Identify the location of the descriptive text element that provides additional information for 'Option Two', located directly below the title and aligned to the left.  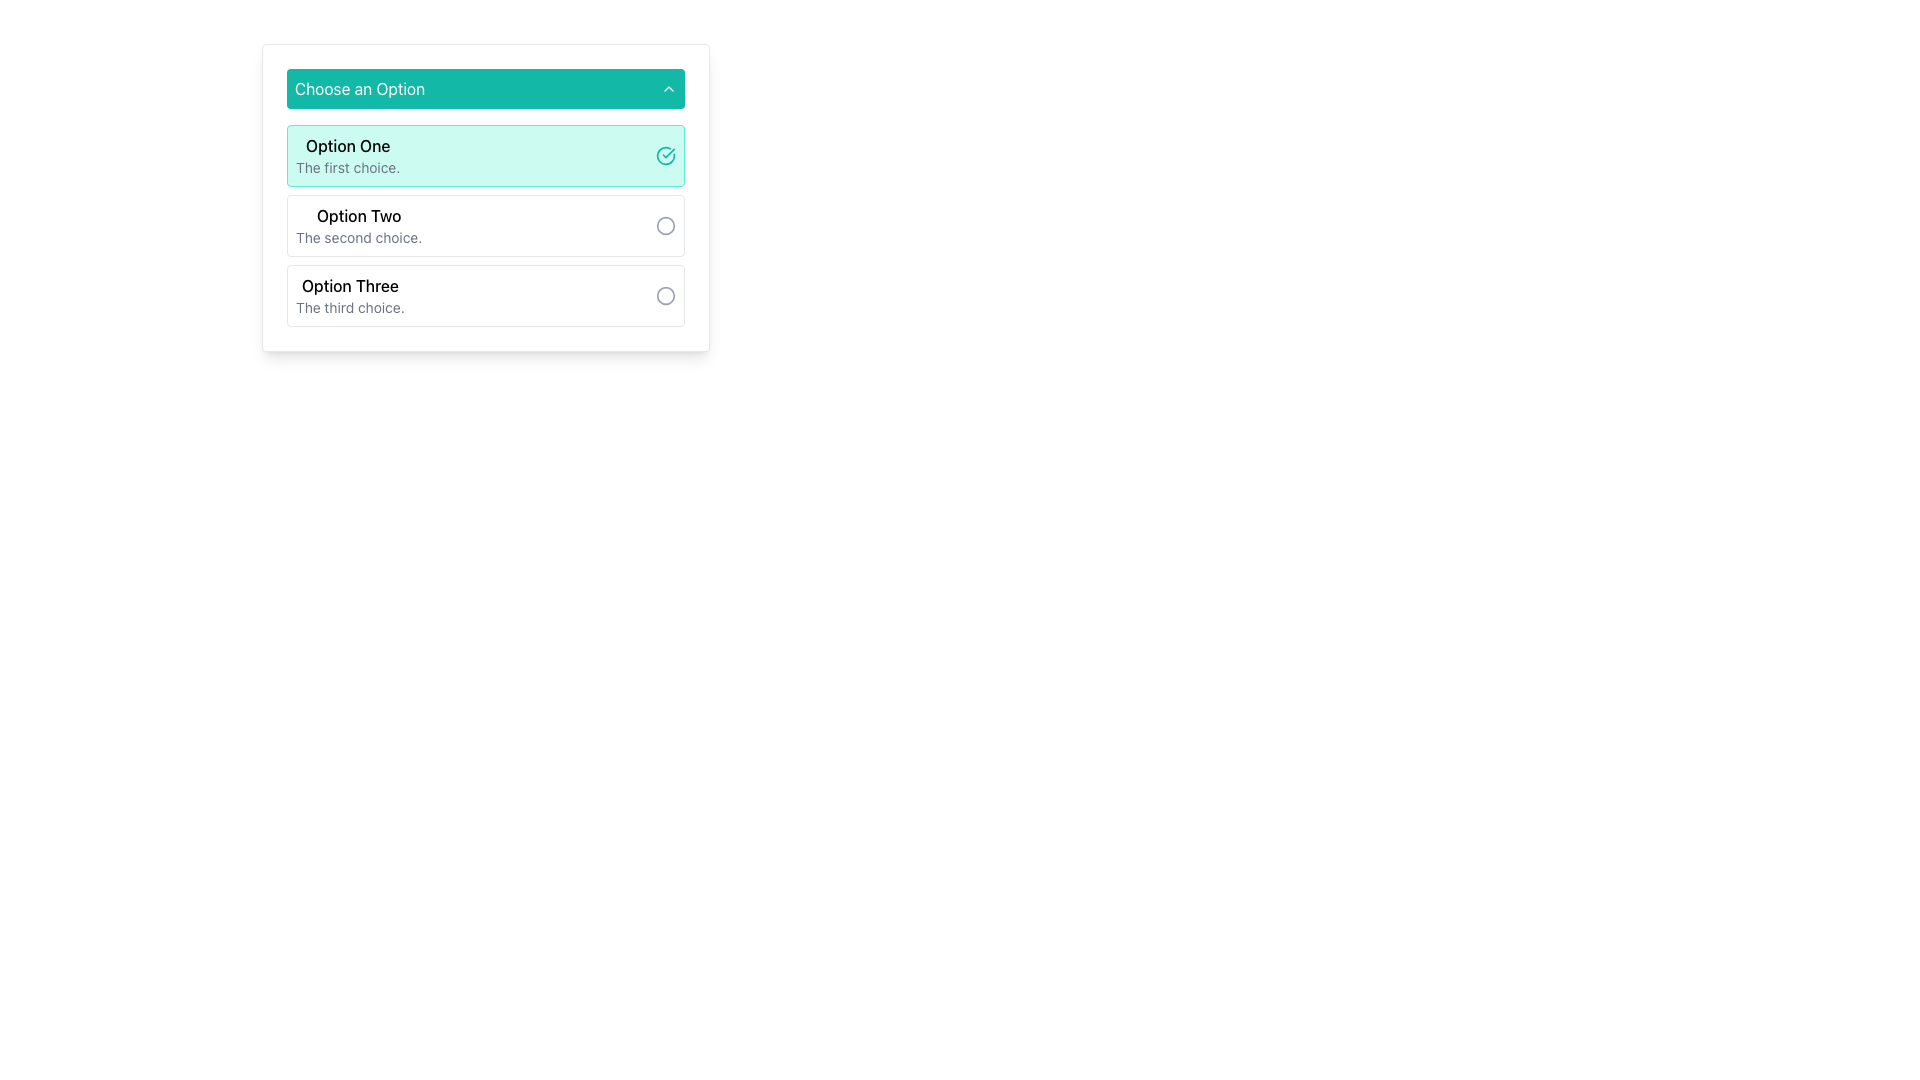
(359, 237).